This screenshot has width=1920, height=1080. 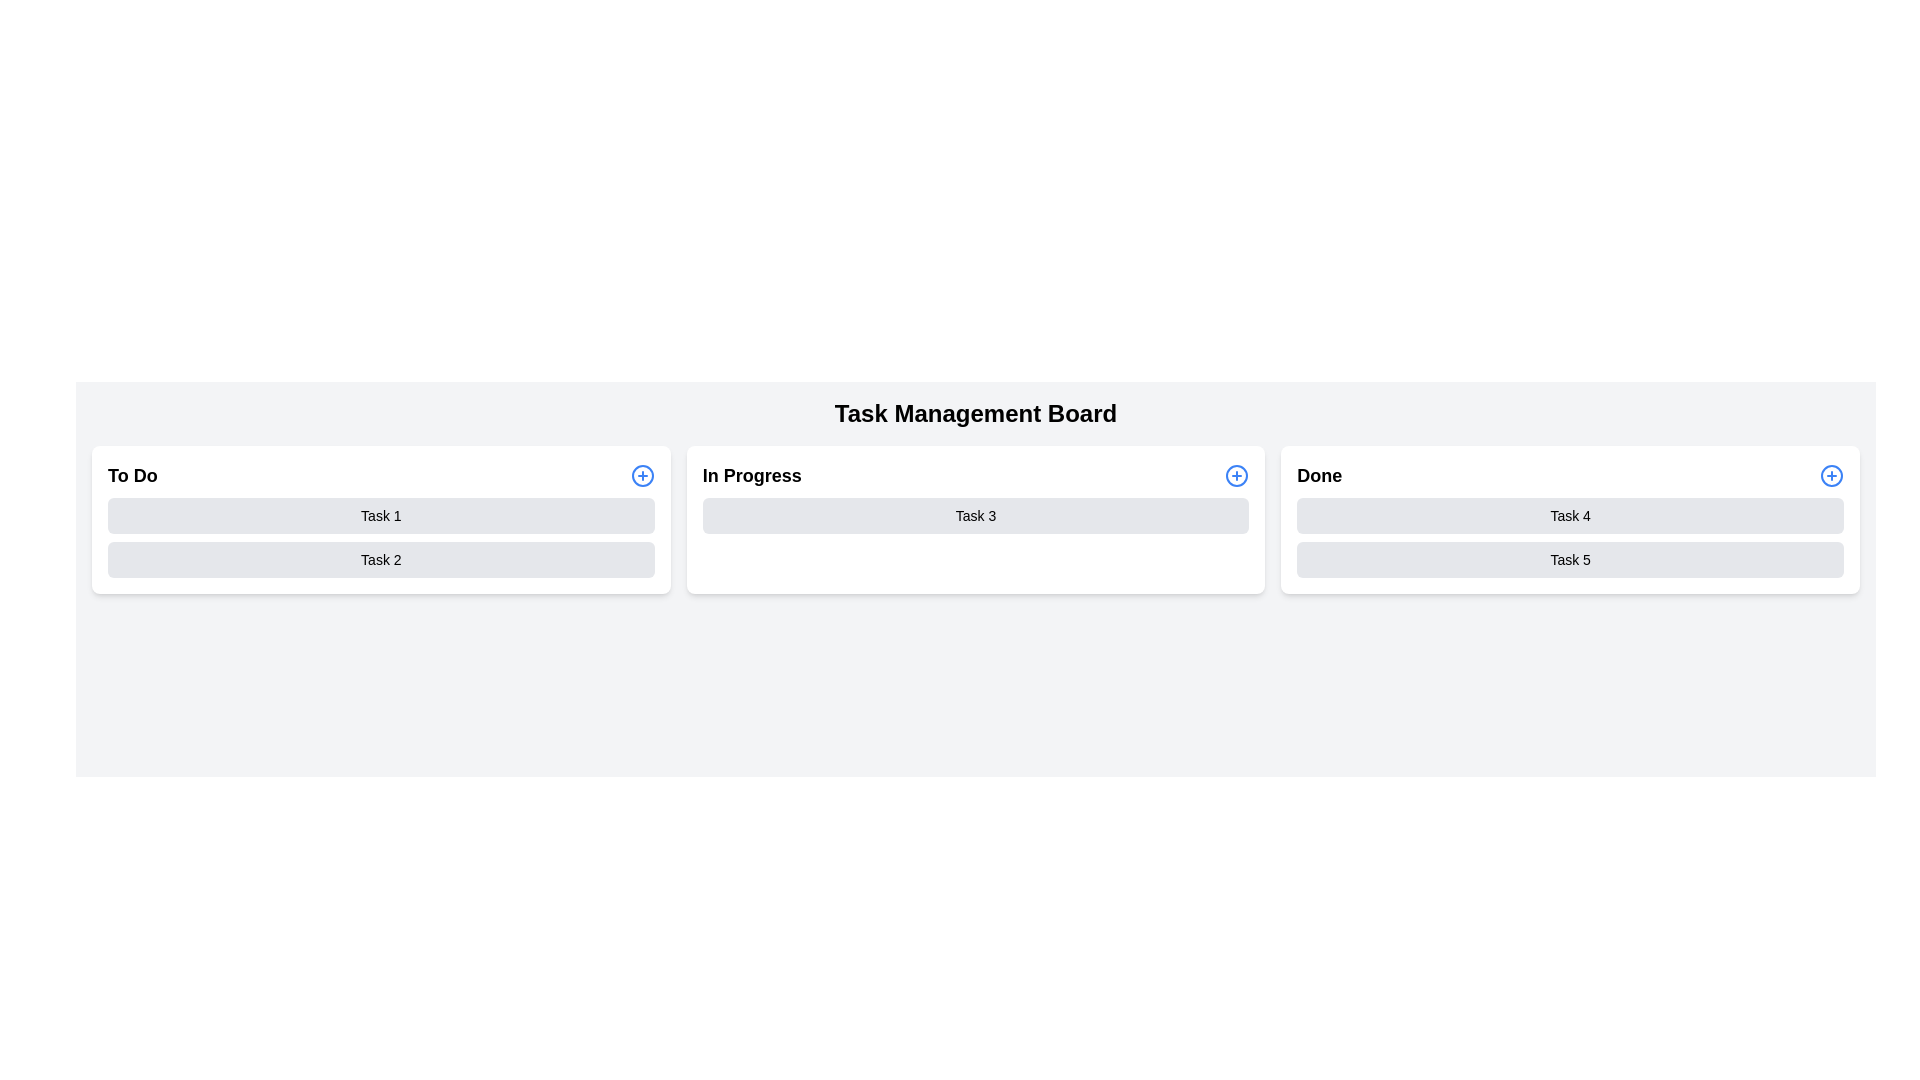 I want to click on the button located in the top-right corner of the 'Done' task board section header, so click(x=1832, y=475).